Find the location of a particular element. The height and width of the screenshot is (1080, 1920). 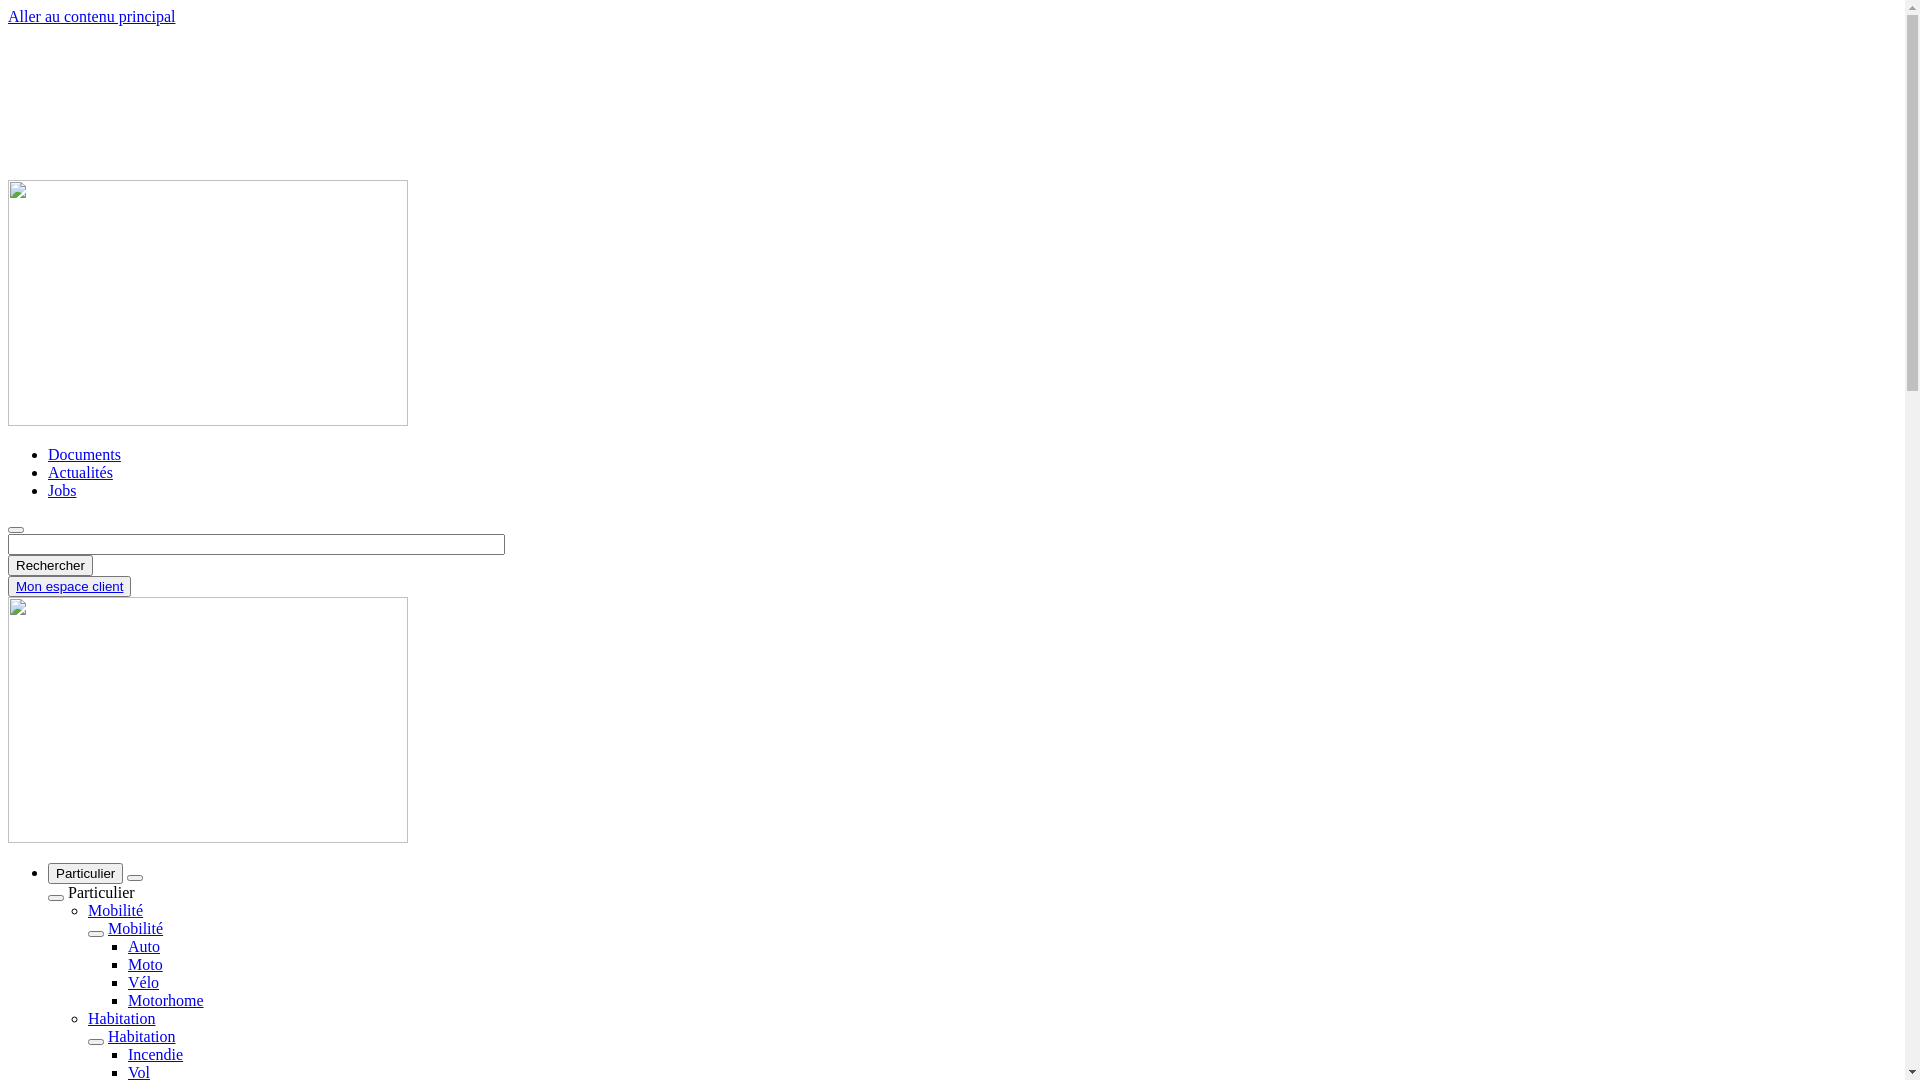

'Rechercher' is located at coordinates (50, 565).